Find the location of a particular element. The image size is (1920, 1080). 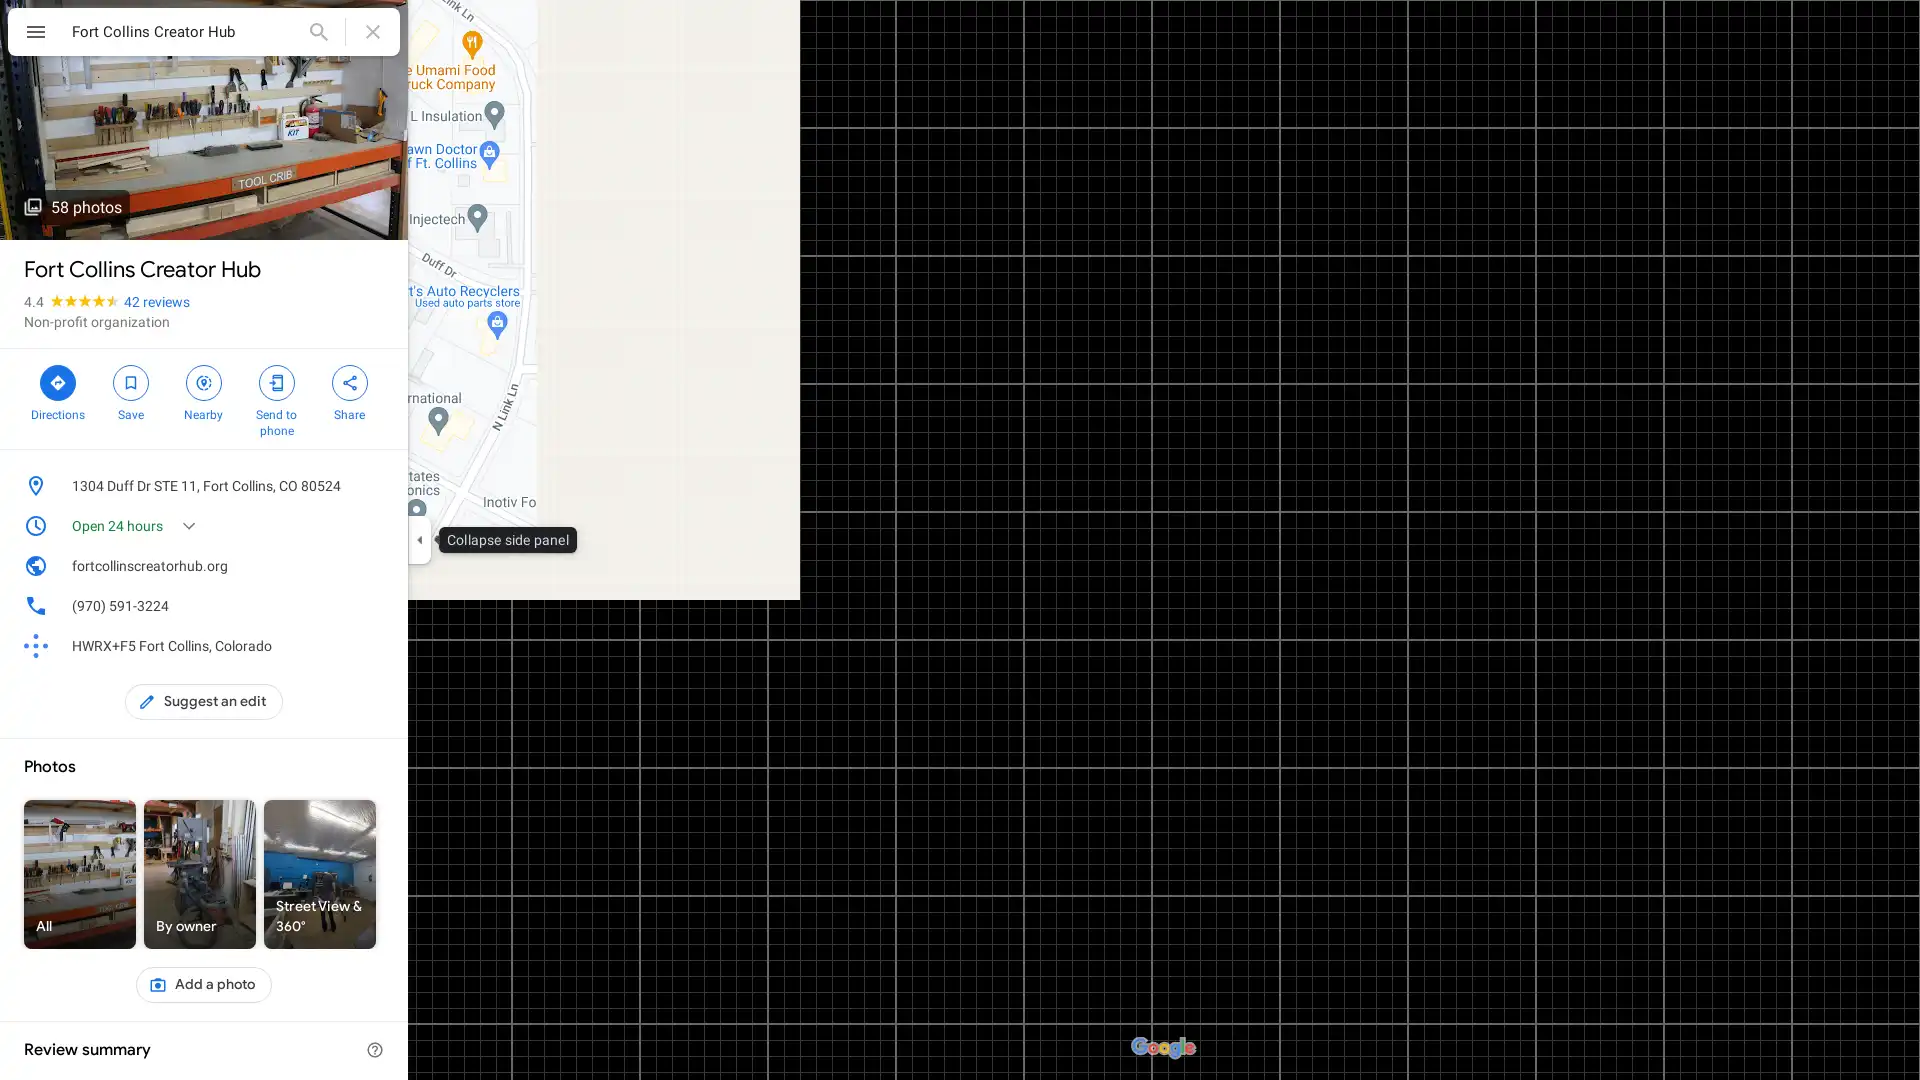

42 reviews is located at coordinates (156, 301).